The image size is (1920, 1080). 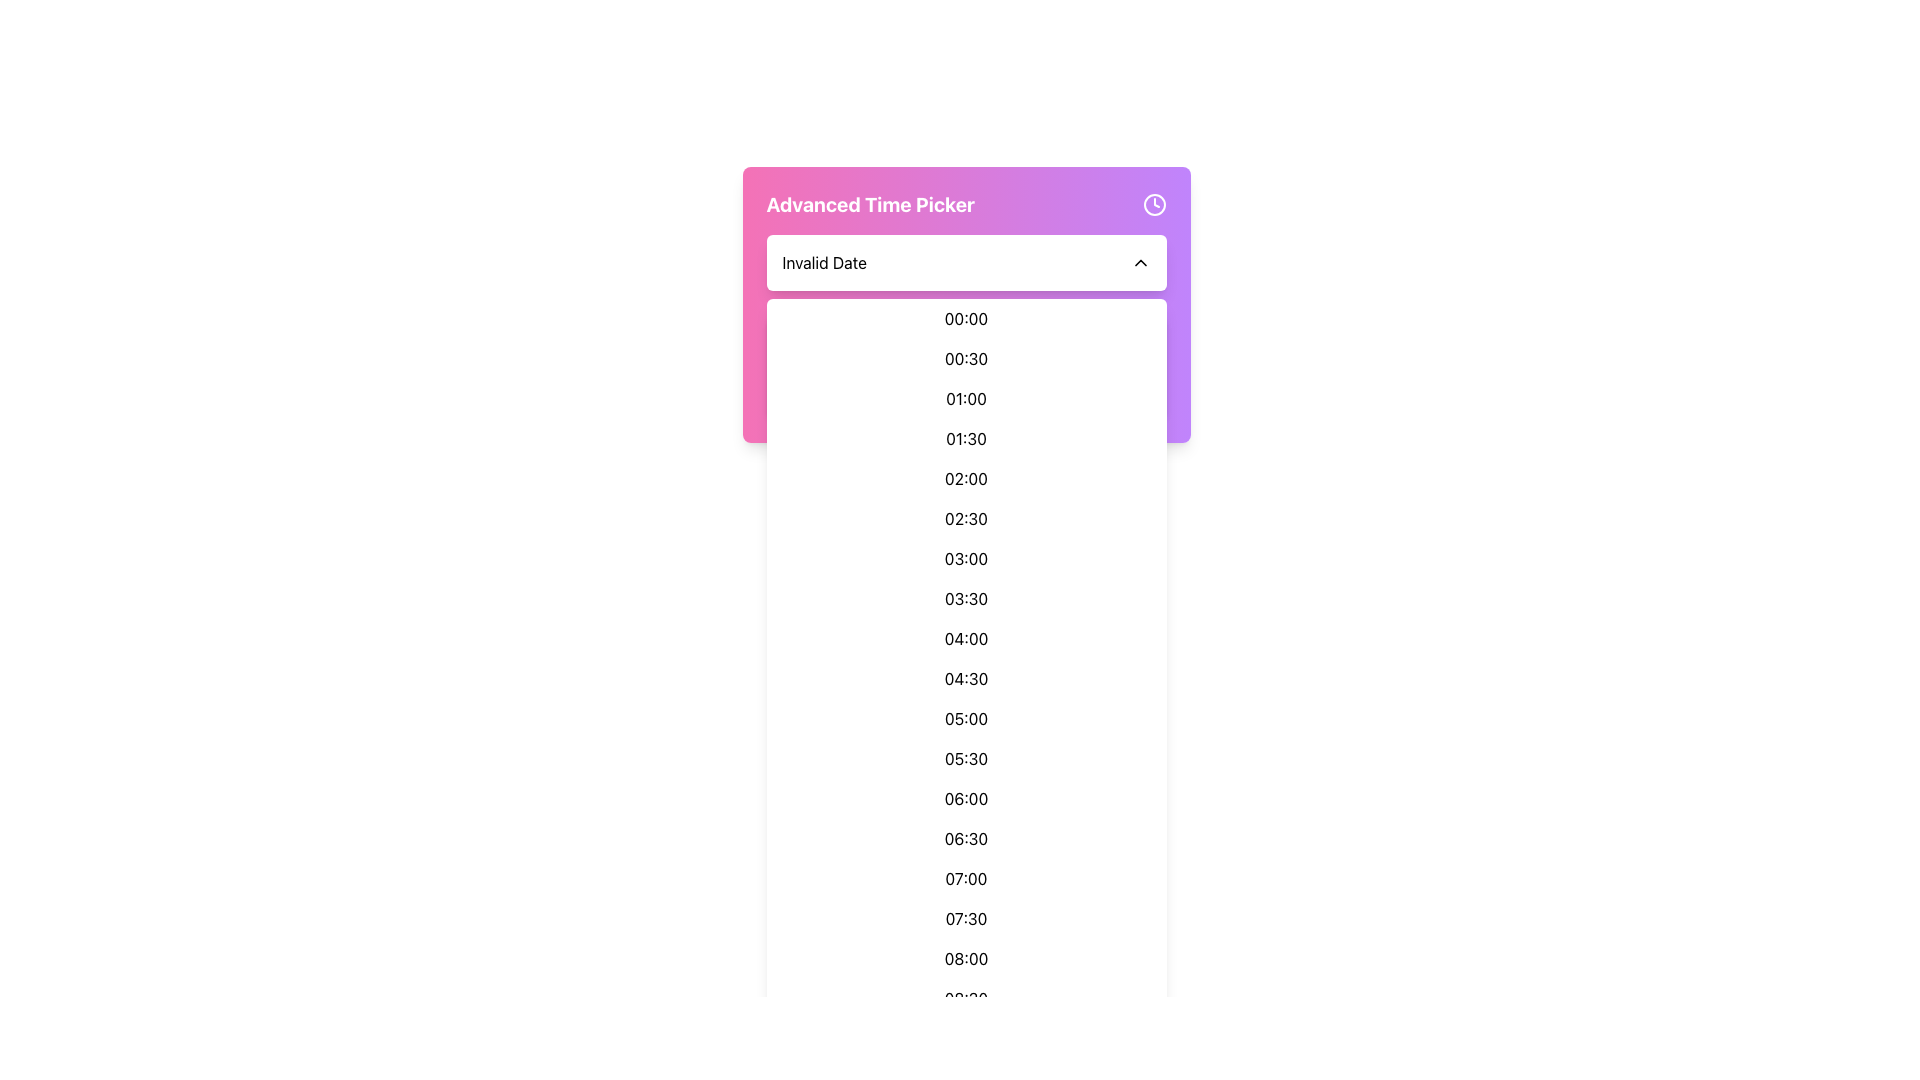 What do you see at coordinates (966, 878) in the screenshot?
I see `the list item displaying '07:00' in bold black font` at bounding box center [966, 878].